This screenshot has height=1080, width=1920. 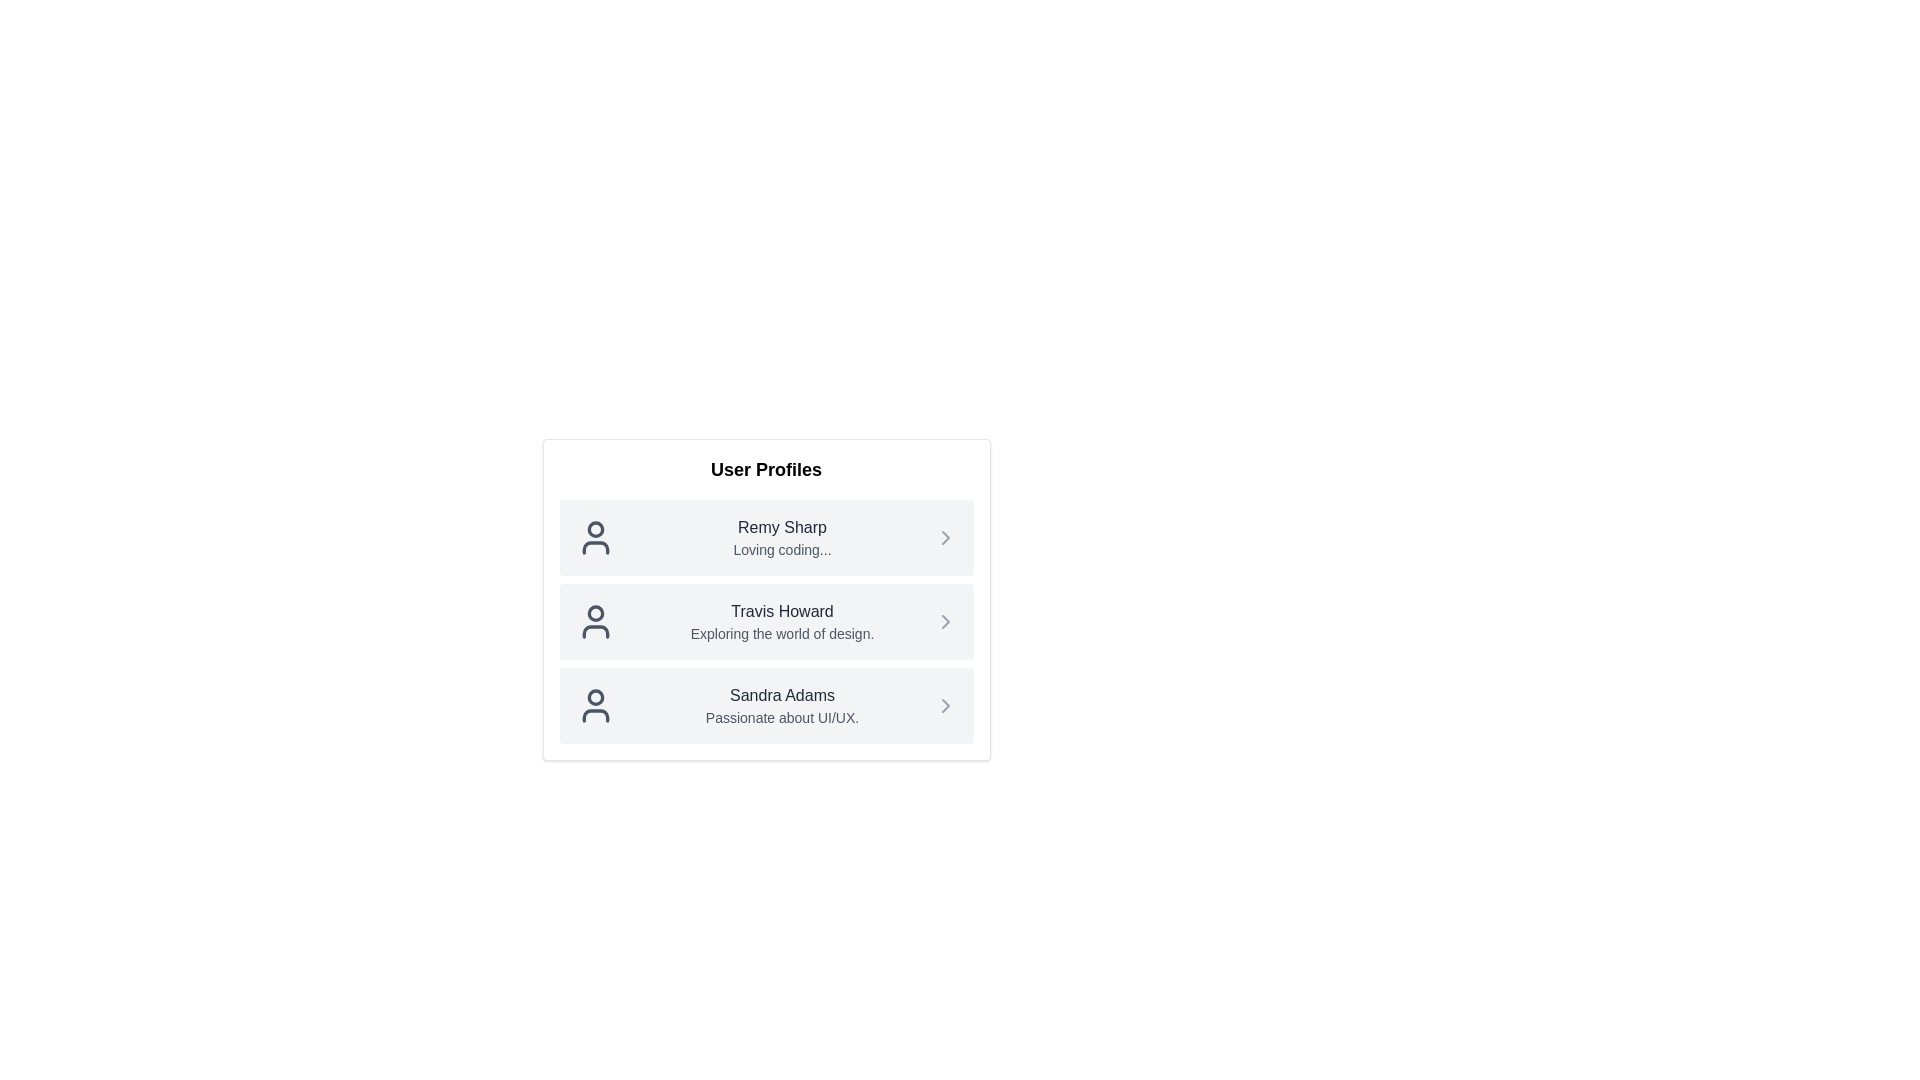 What do you see at coordinates (594, 696) in the screenshot?
I see `the circular part of the user avatar icon representing Sandra Adams, which is located to the left of the profile item in the user profiles list` at bounding box center [594, 696].